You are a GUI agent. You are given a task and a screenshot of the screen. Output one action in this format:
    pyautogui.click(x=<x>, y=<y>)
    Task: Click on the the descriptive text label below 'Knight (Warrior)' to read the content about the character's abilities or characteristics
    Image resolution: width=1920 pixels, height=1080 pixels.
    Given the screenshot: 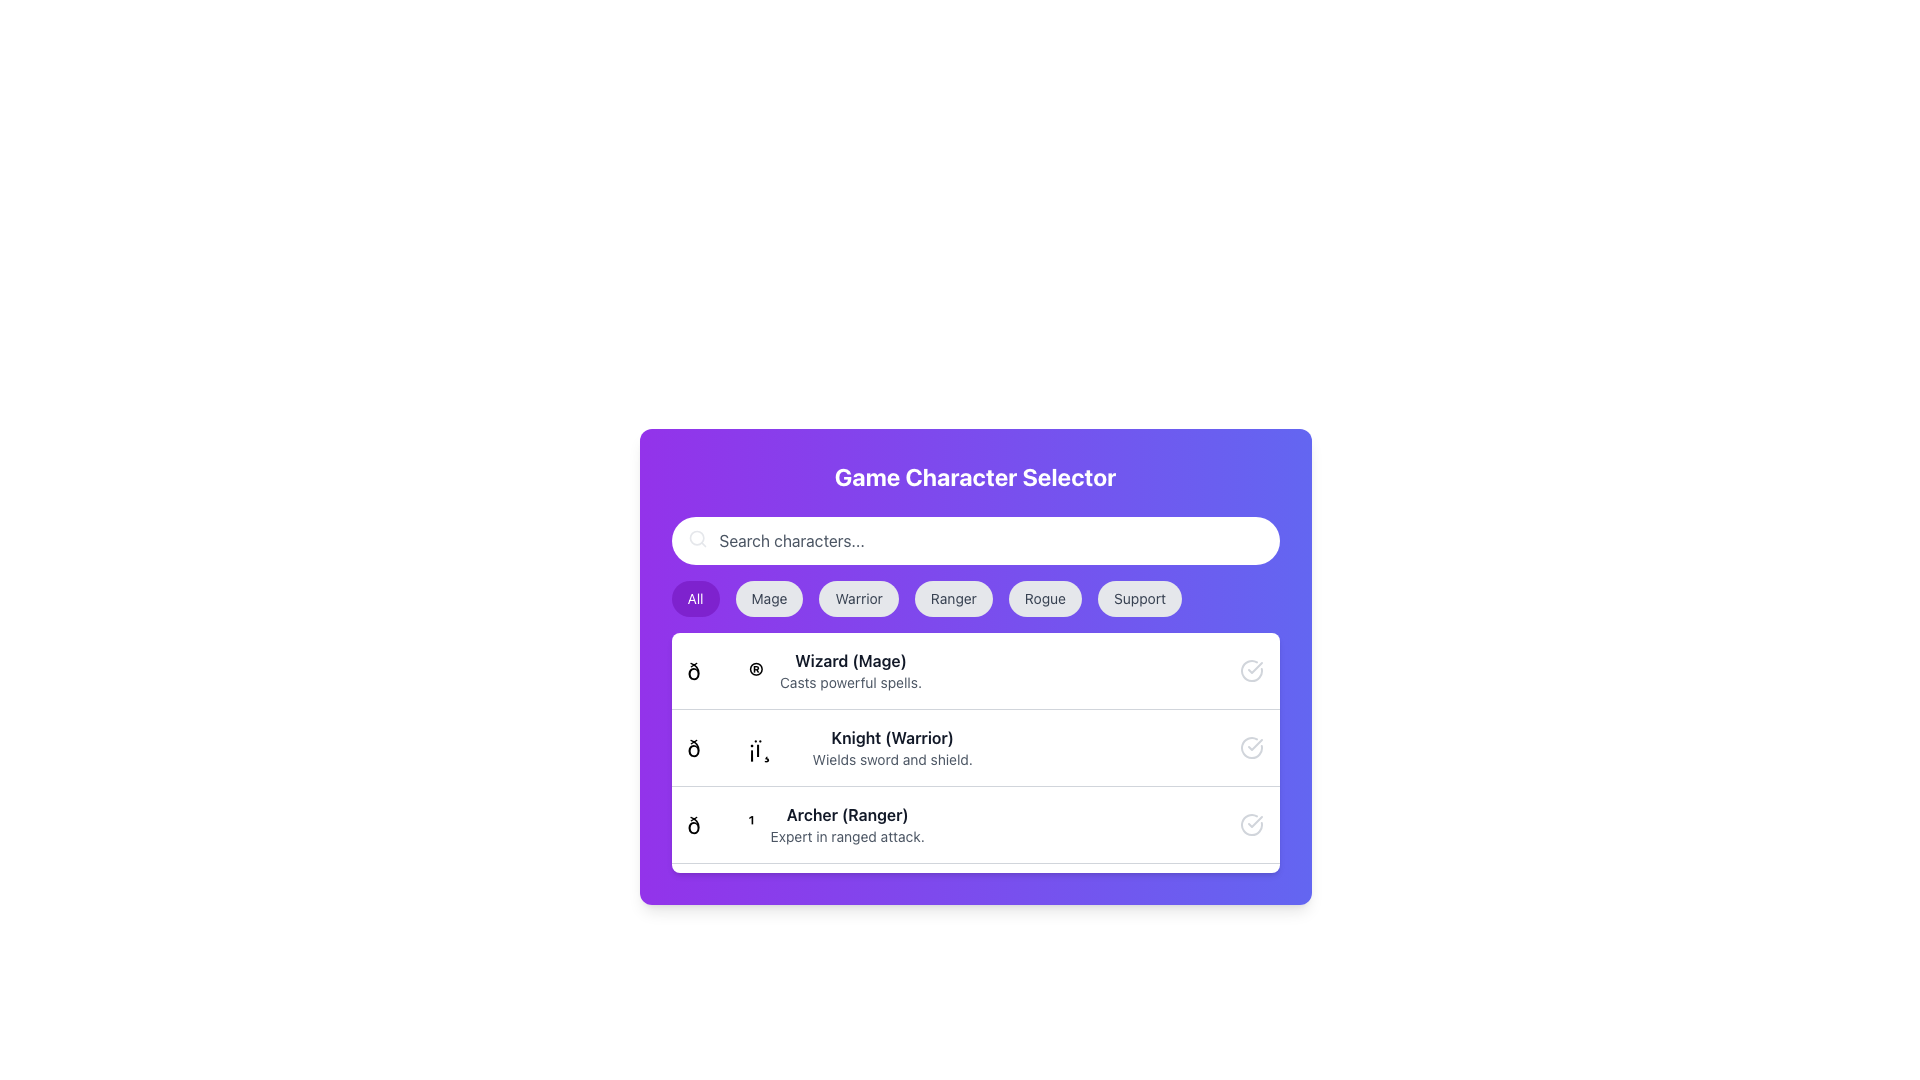 What is the action you would take?
    pyautogui.click(x=891, y=759)
    